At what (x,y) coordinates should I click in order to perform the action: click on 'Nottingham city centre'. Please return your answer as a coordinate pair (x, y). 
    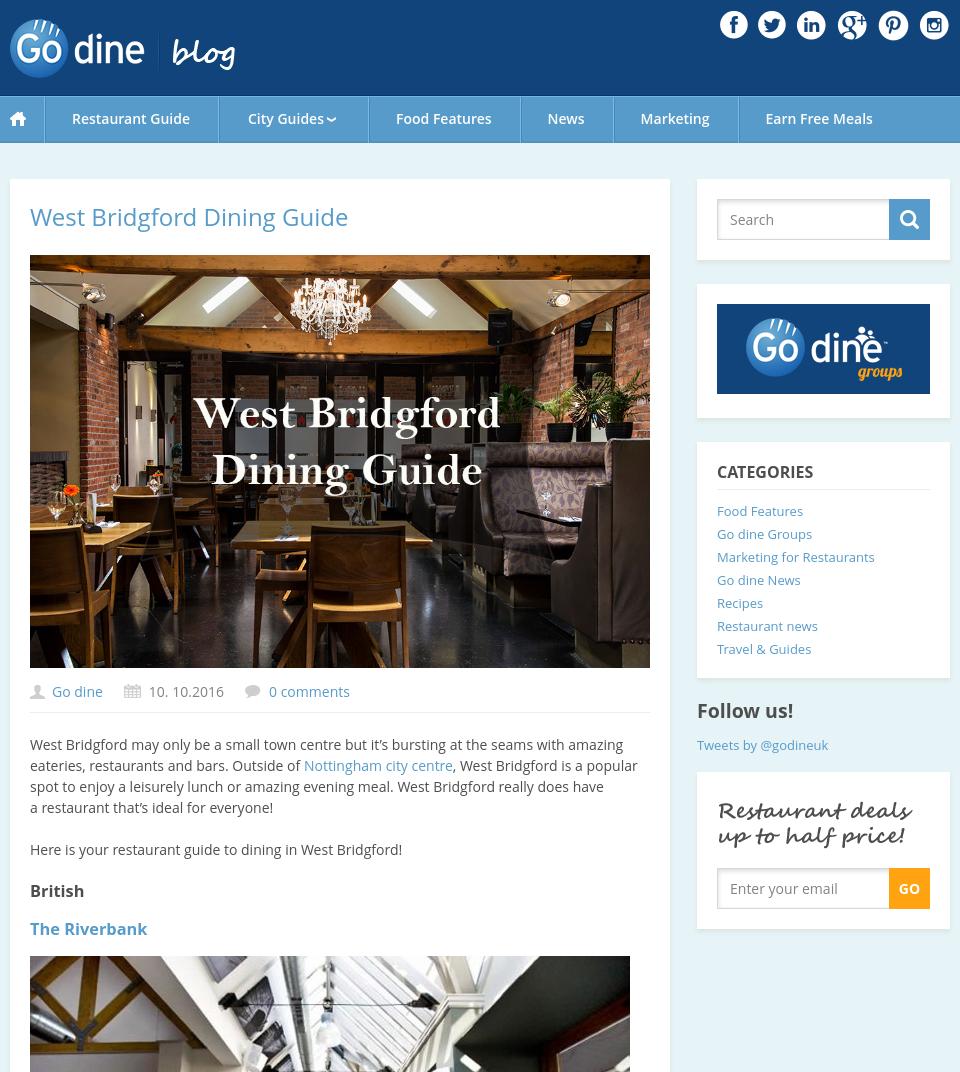
    Looking at the image, I should click on (376, 765).